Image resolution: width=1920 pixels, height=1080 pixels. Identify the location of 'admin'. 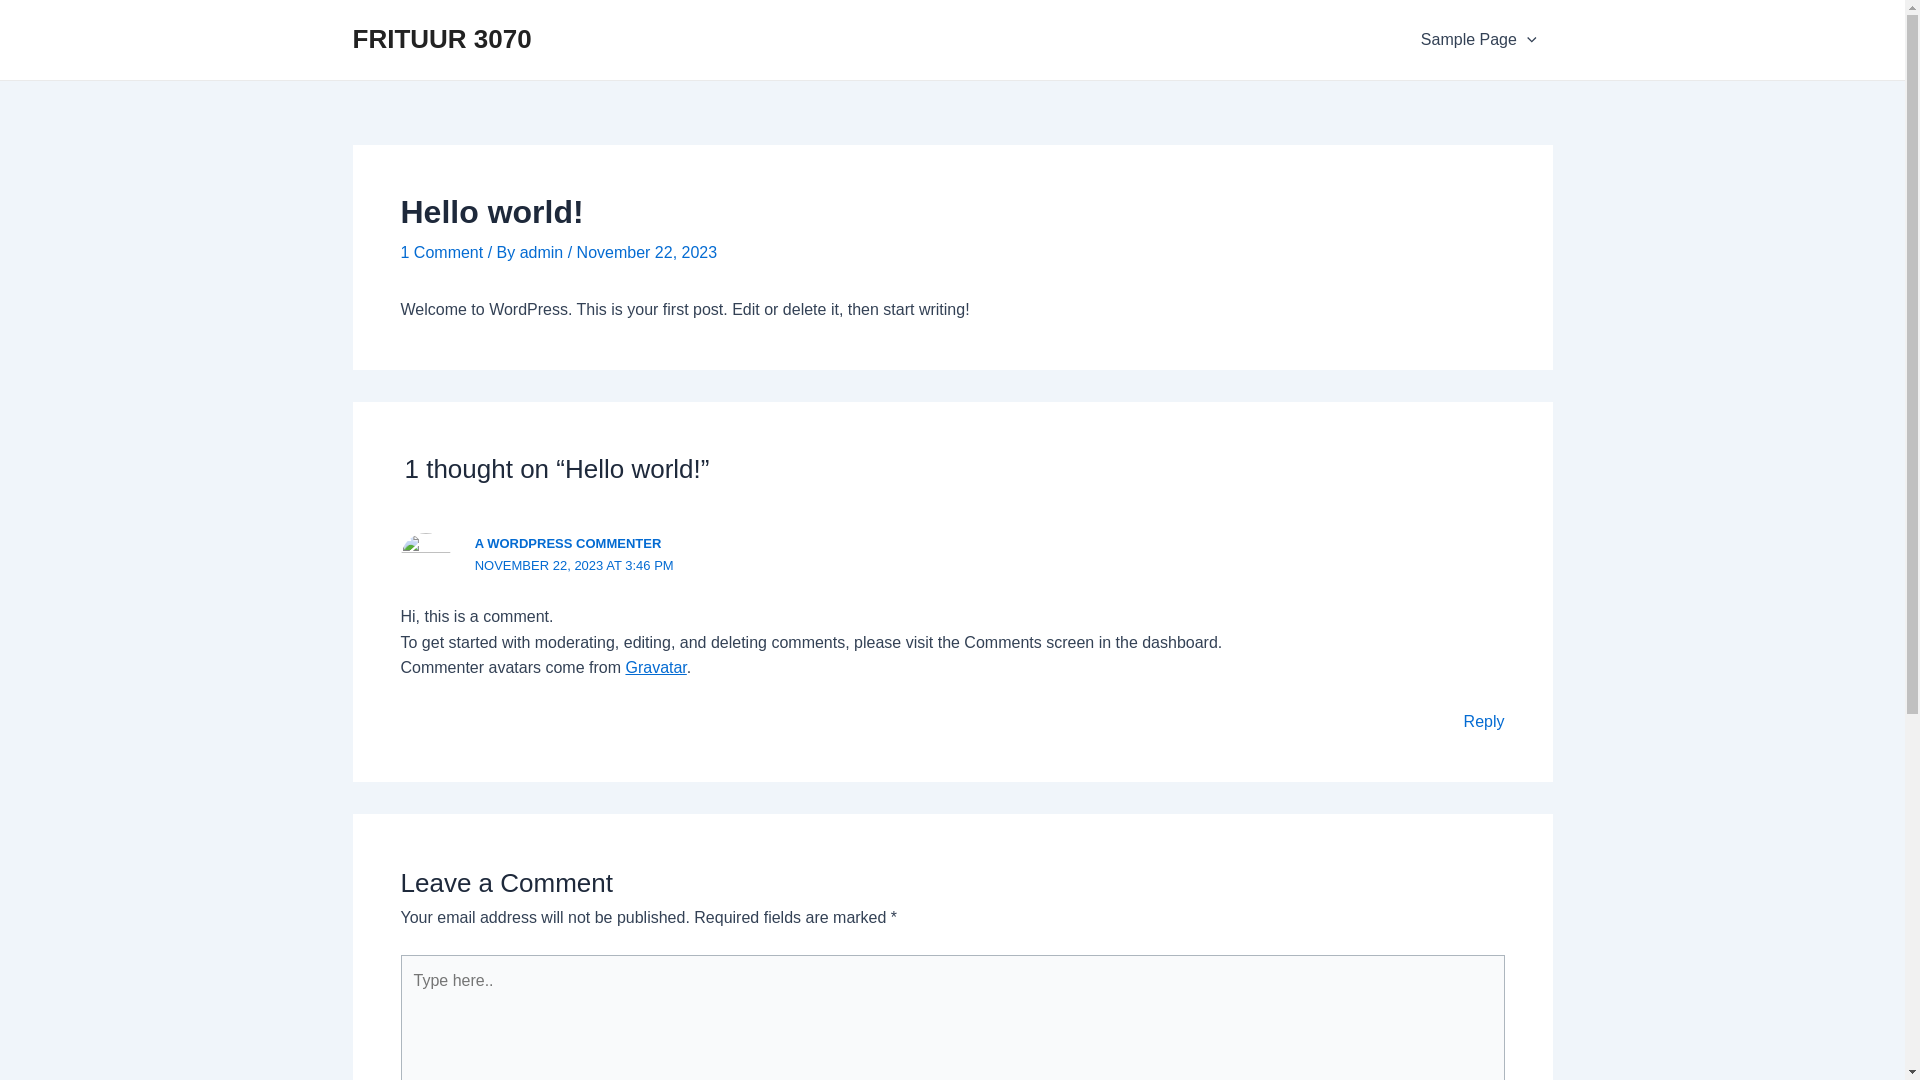
(543, 251).